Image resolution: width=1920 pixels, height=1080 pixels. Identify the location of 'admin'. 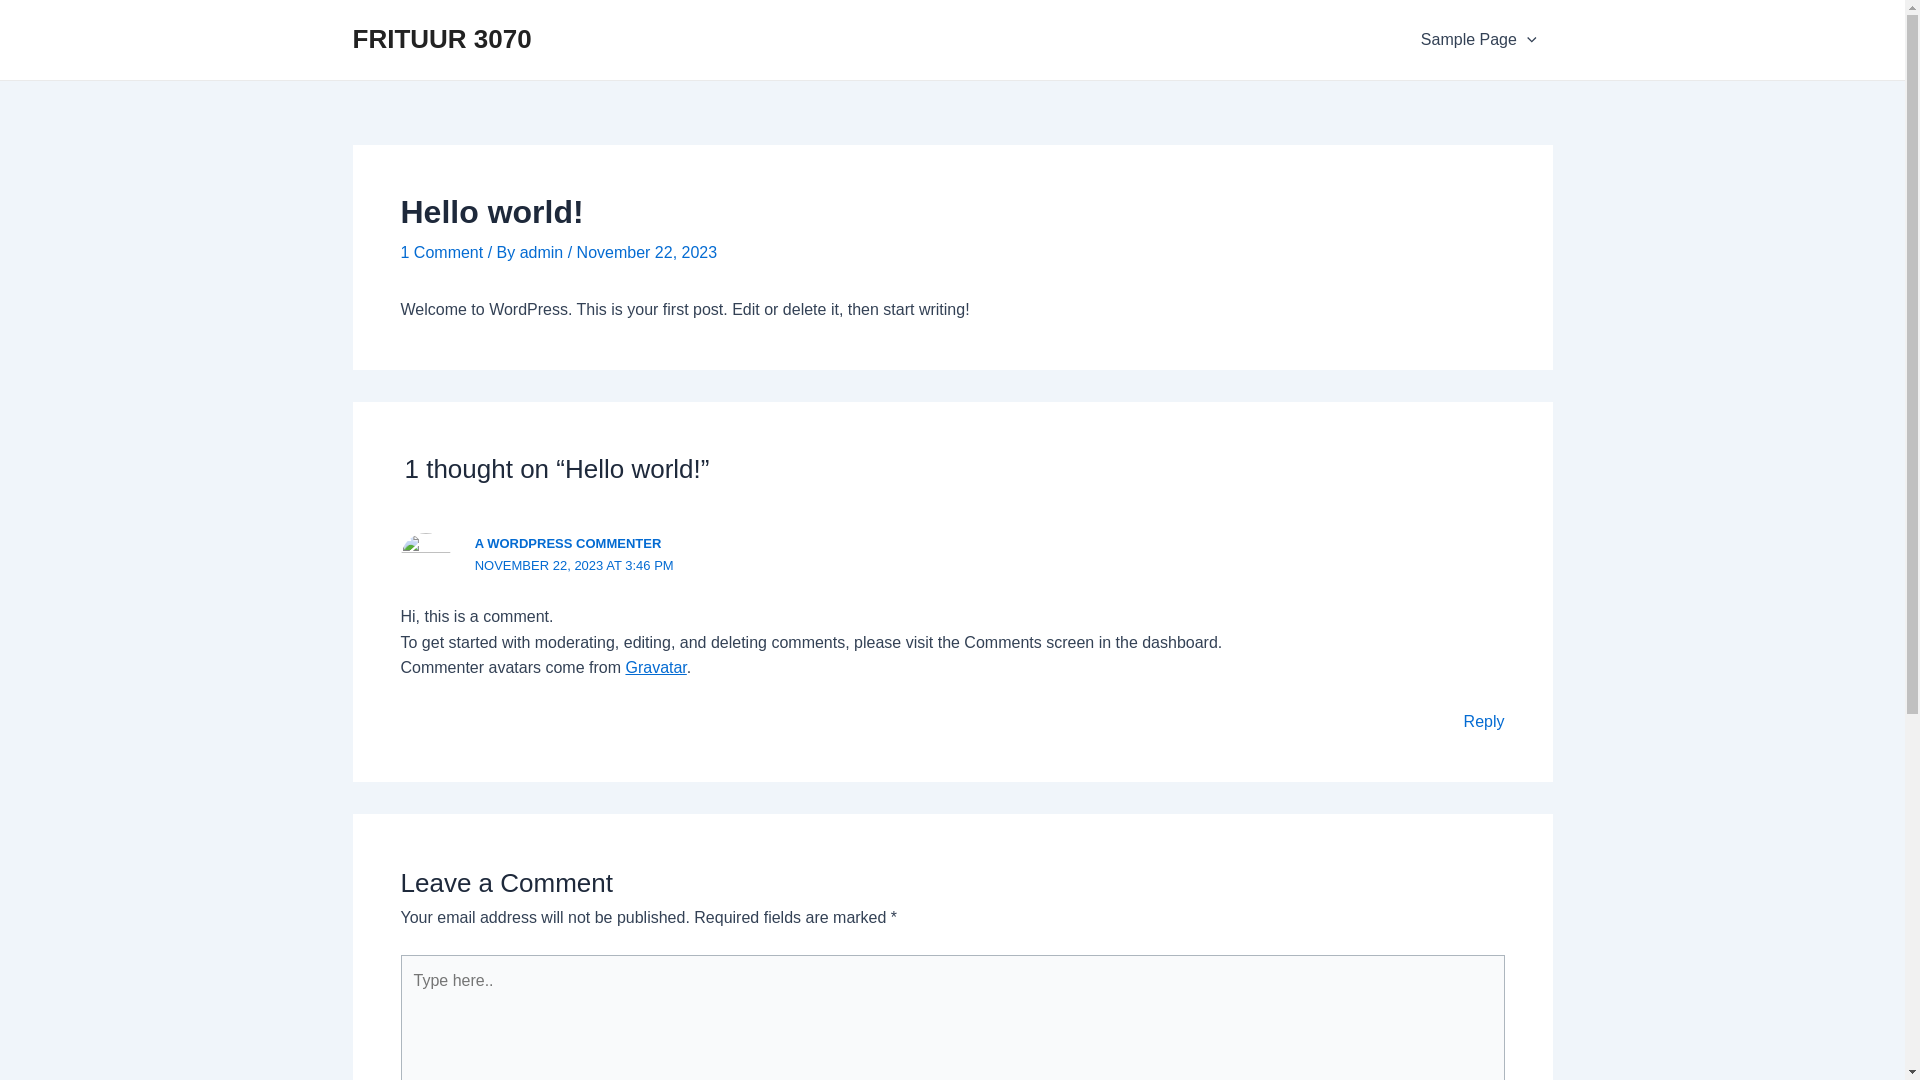
(543, 251).